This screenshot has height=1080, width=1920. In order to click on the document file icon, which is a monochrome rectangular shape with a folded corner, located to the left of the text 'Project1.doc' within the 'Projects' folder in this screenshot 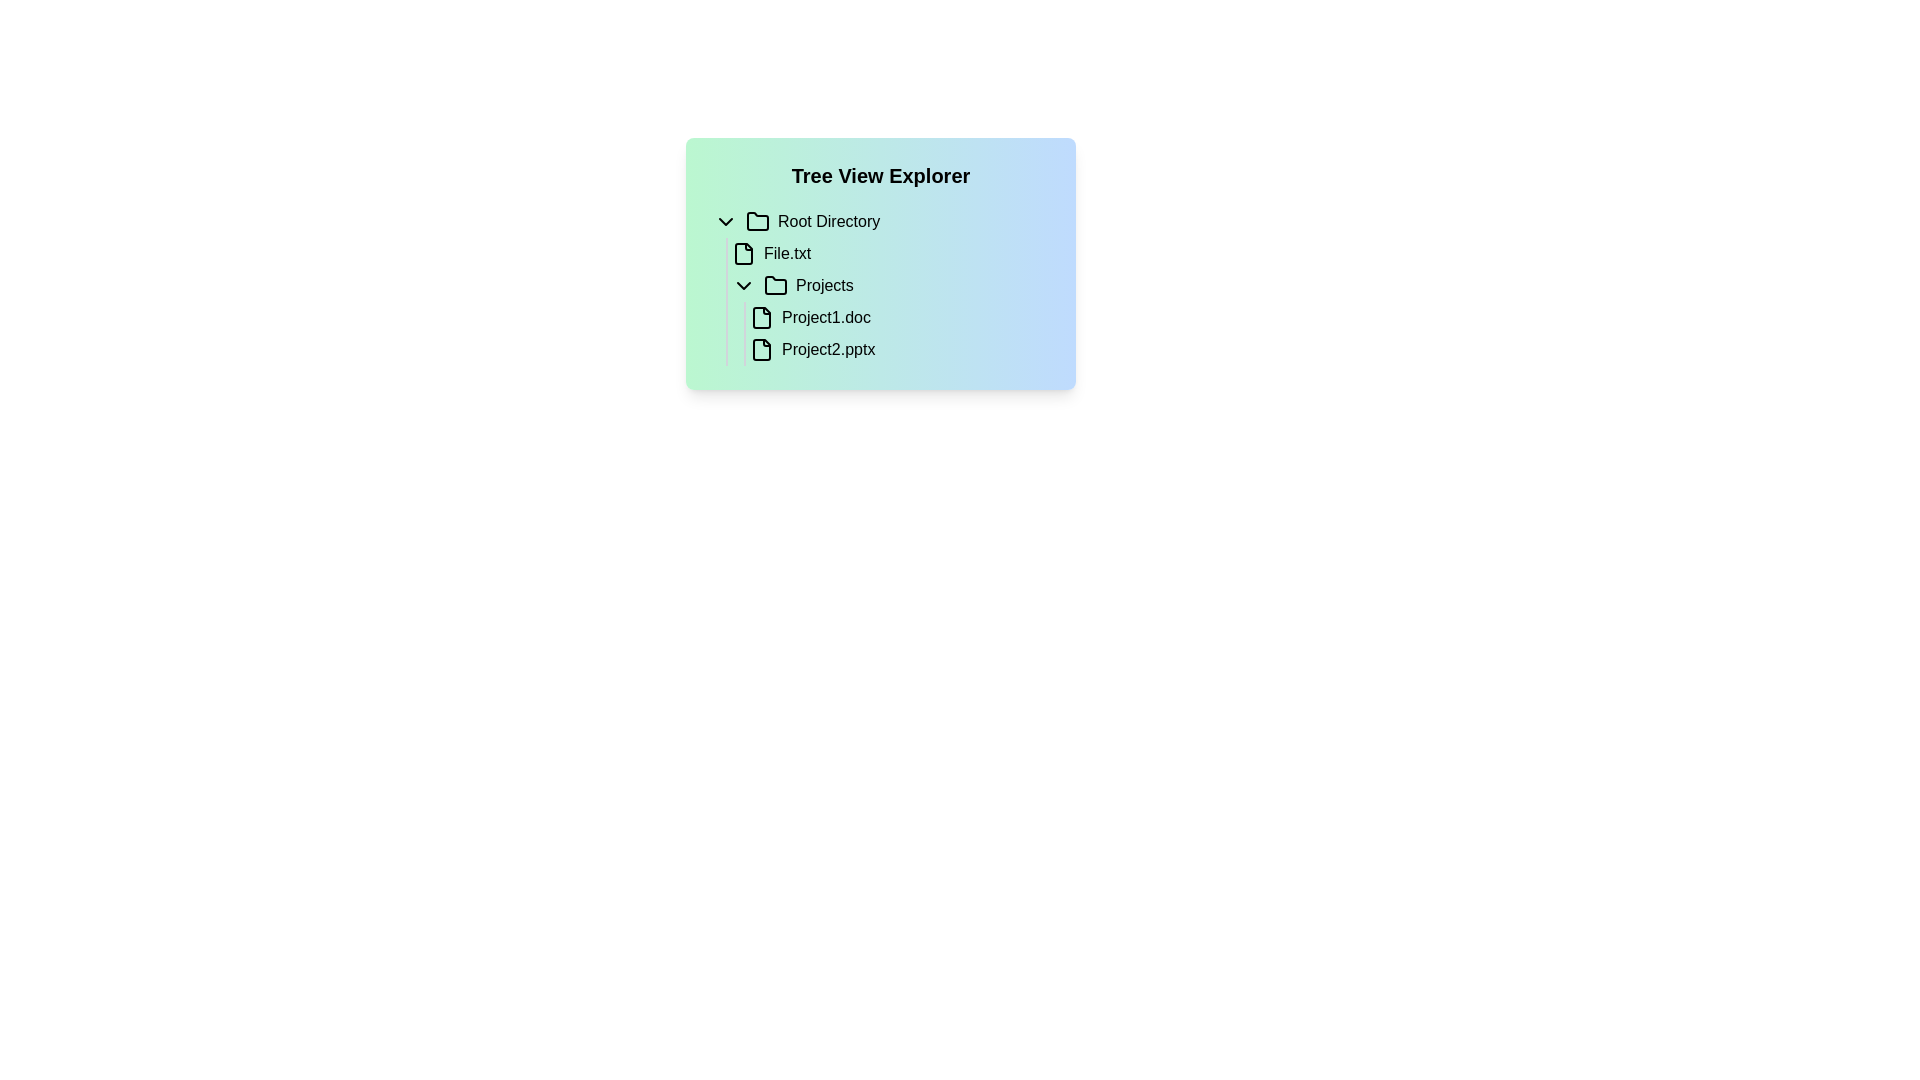, I will do `click(761, 316)`.